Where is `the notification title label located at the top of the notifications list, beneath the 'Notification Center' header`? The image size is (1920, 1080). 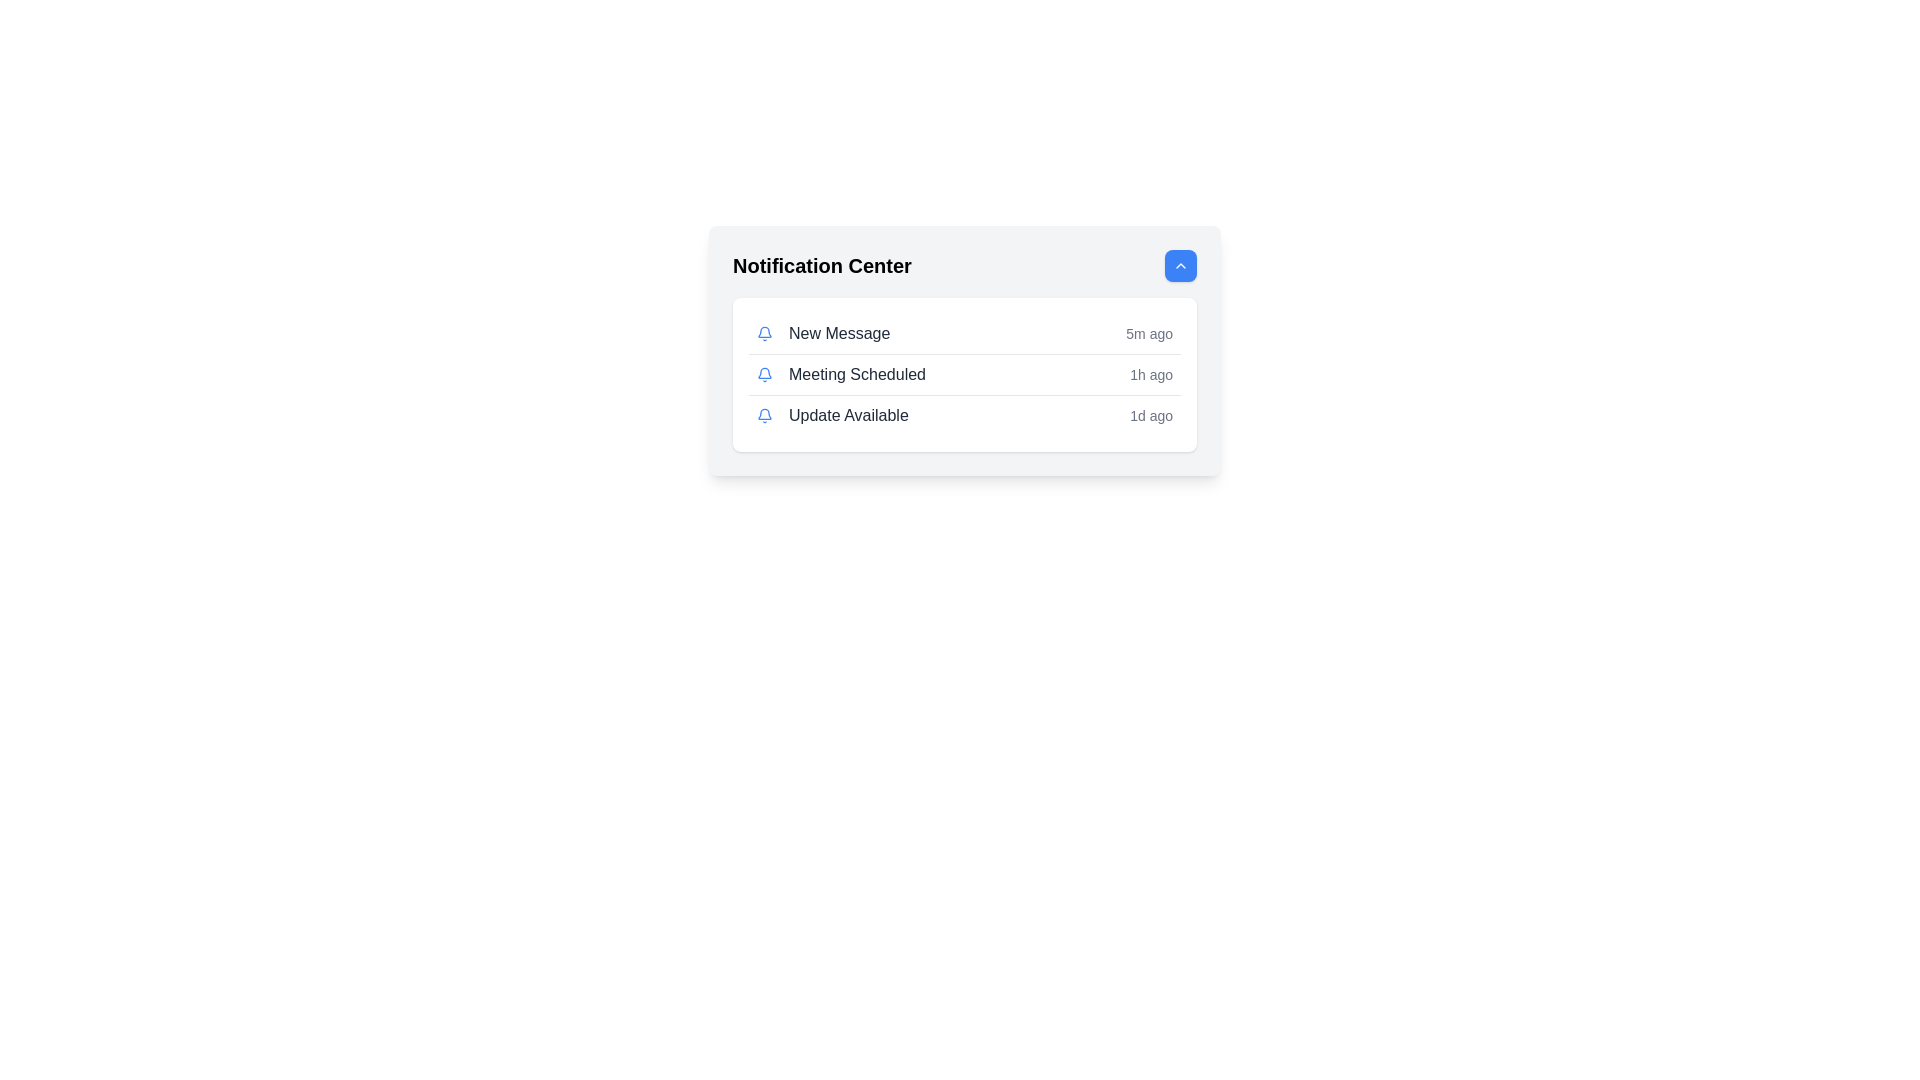 the notification title label located at the top of the notifications list, beneath the 'Notification Center' header is located at coordinates (823, 333).